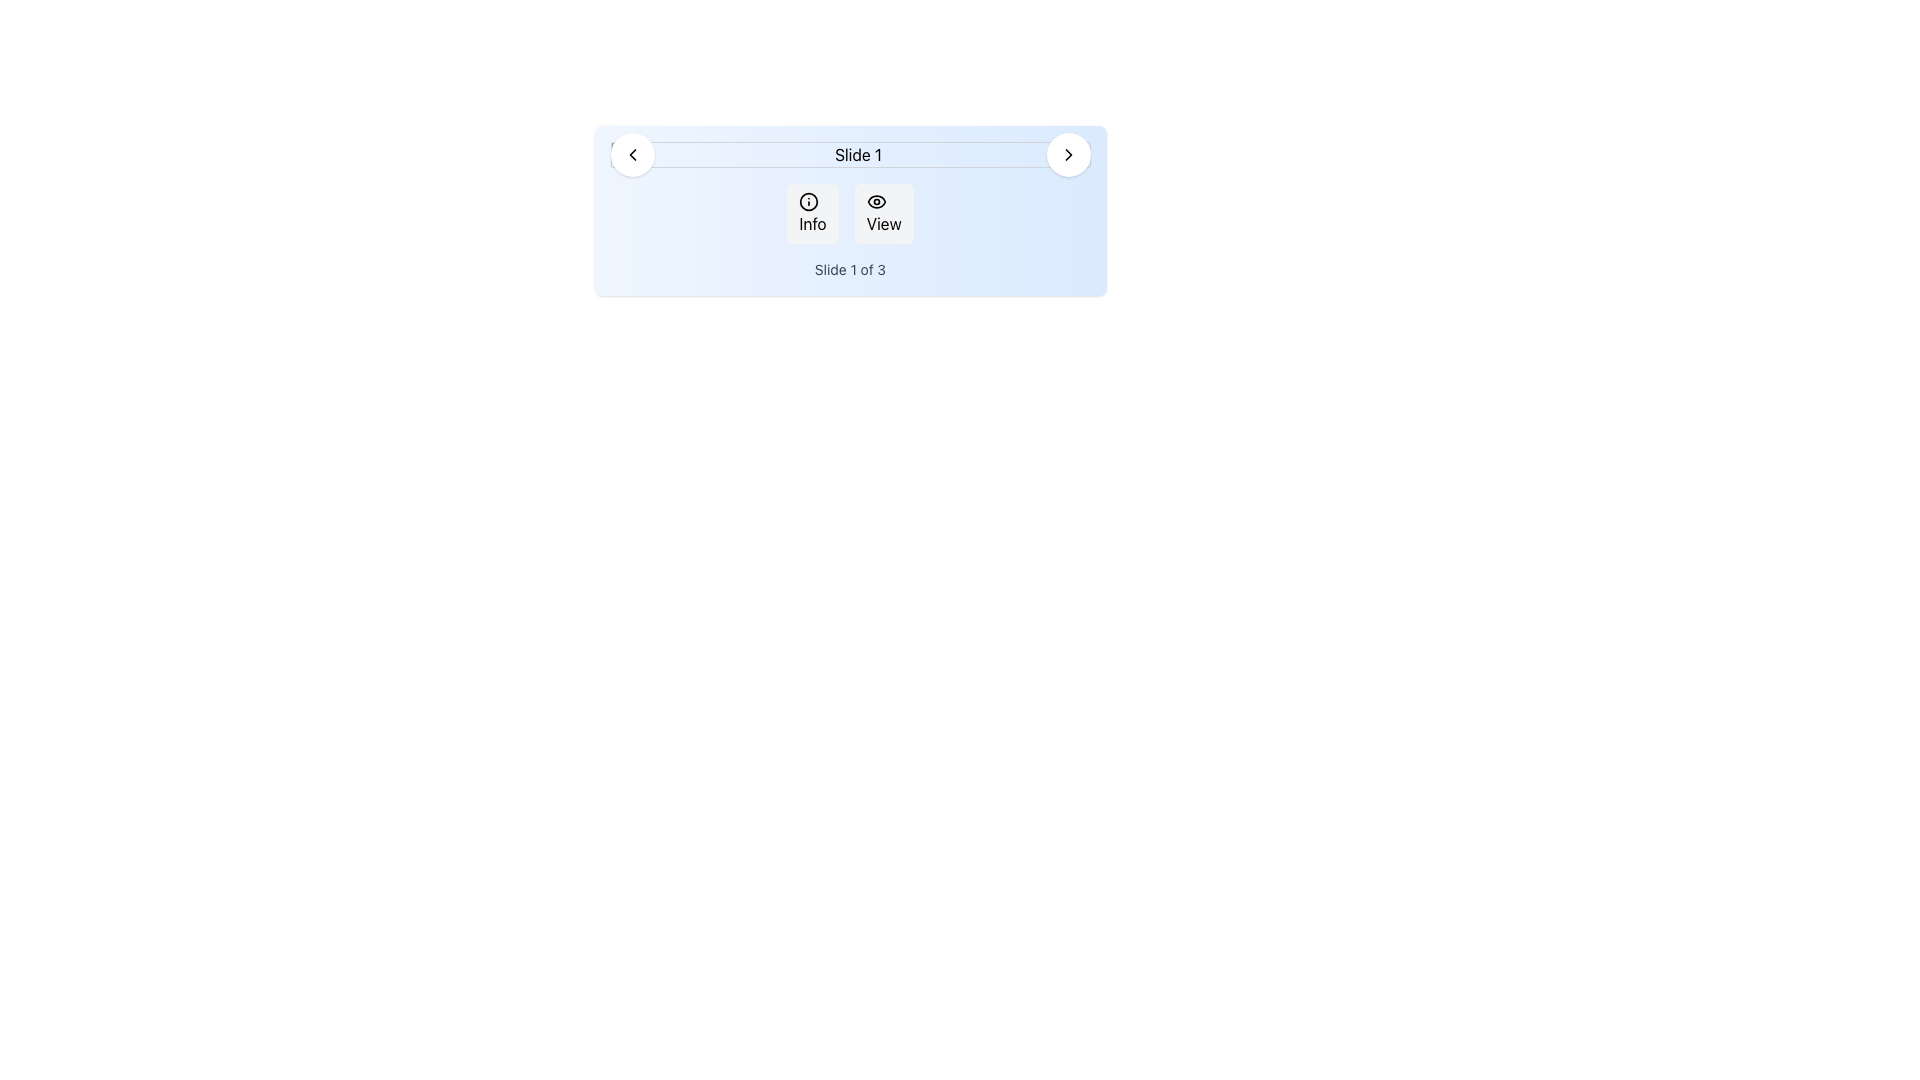 Image resolution: width=1920 pixels, height=1080 pixels. Describe the element at coordinates (1067, 153) in the screenshot. I see `the right-facing chevron arrow SVG icon located in the top-right corner of the horizontal panel displaying 'Slide 1', which is contained within a circular button` at that location.